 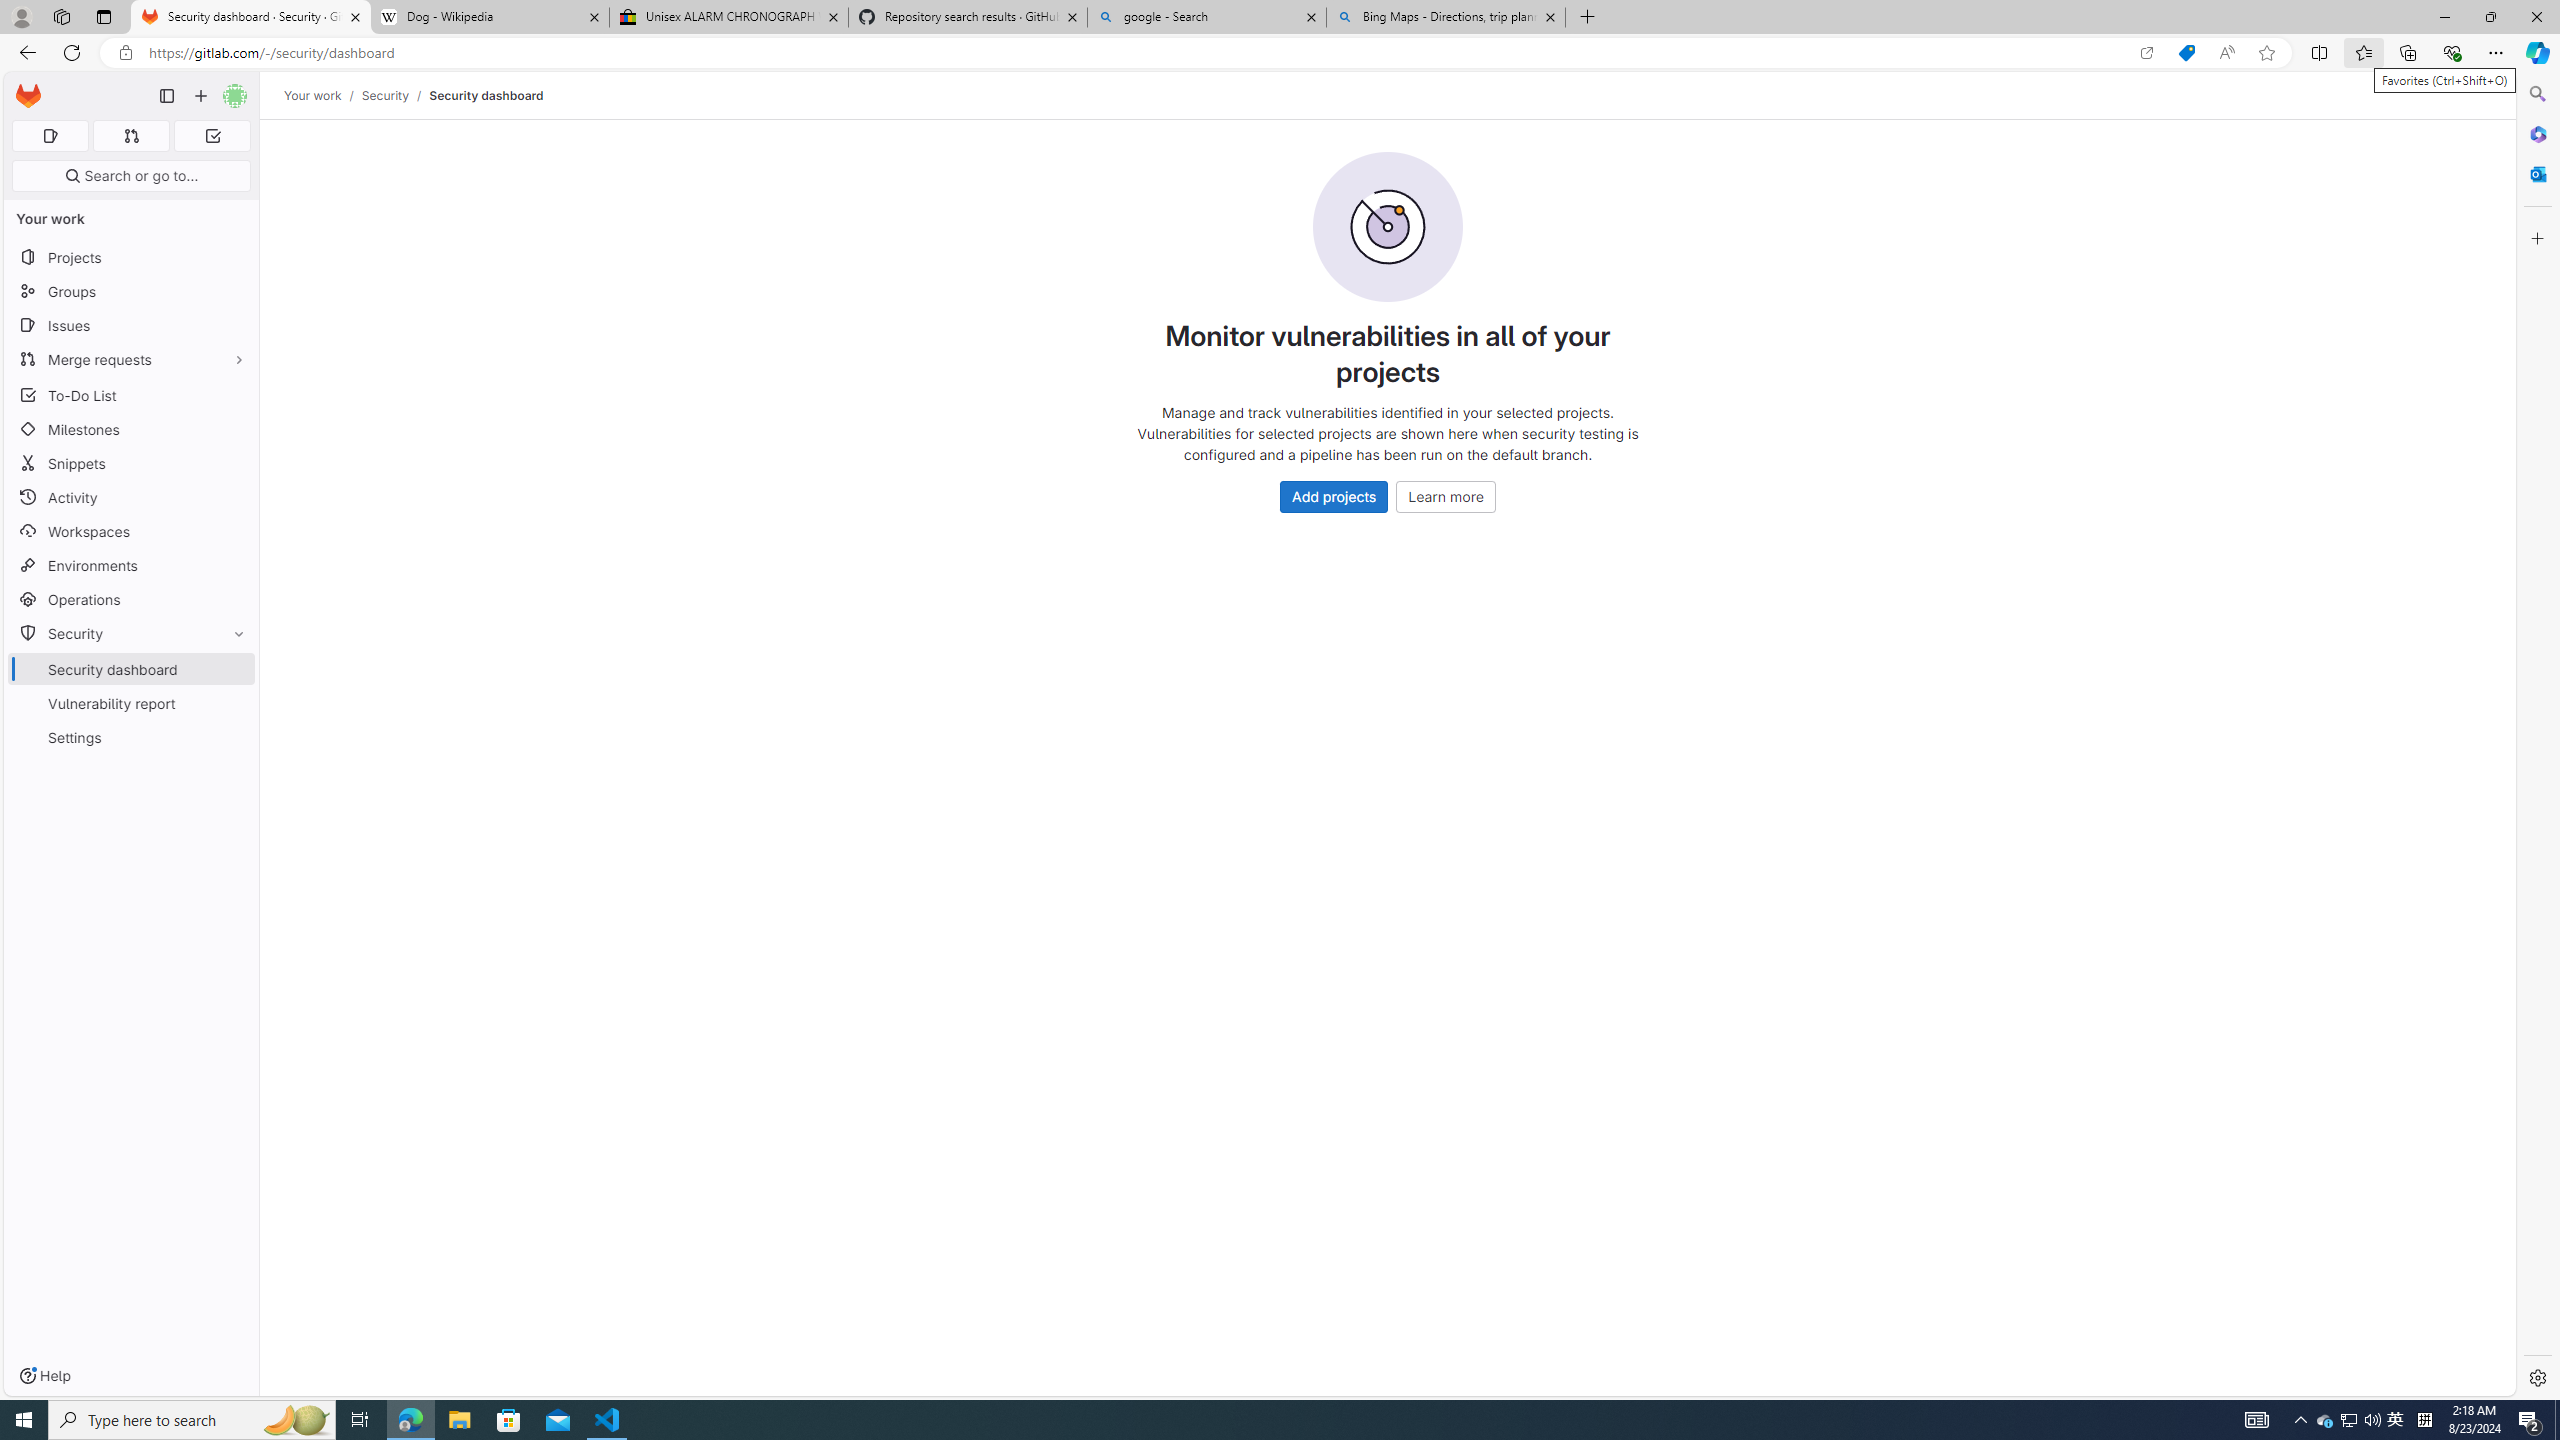 I want to click on 'Your work', so click(x=313, y=95).